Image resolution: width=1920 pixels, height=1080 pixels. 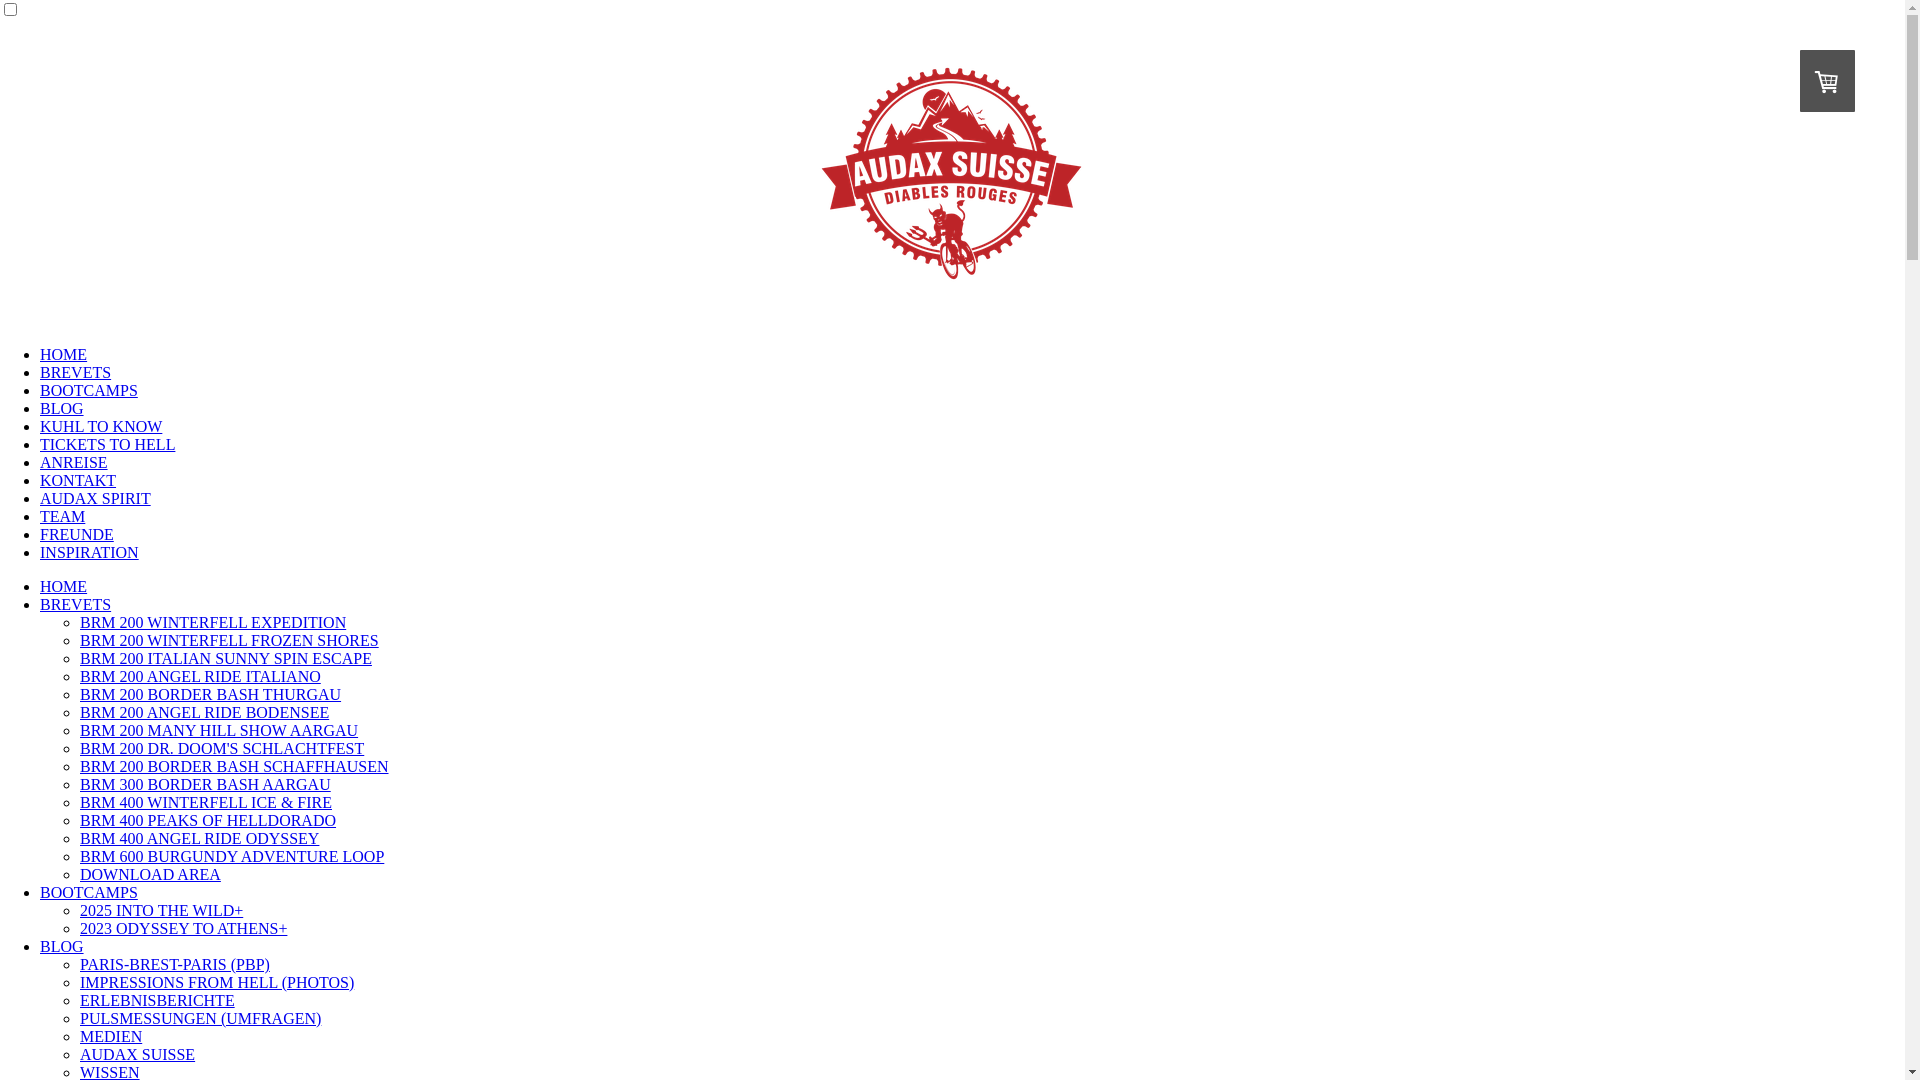 What do you see at coordinates (212, 621) in the screenshot?
I see `'BRM 200 WINTERFELL EXPEDITION'` at bounding box center [212, 621].